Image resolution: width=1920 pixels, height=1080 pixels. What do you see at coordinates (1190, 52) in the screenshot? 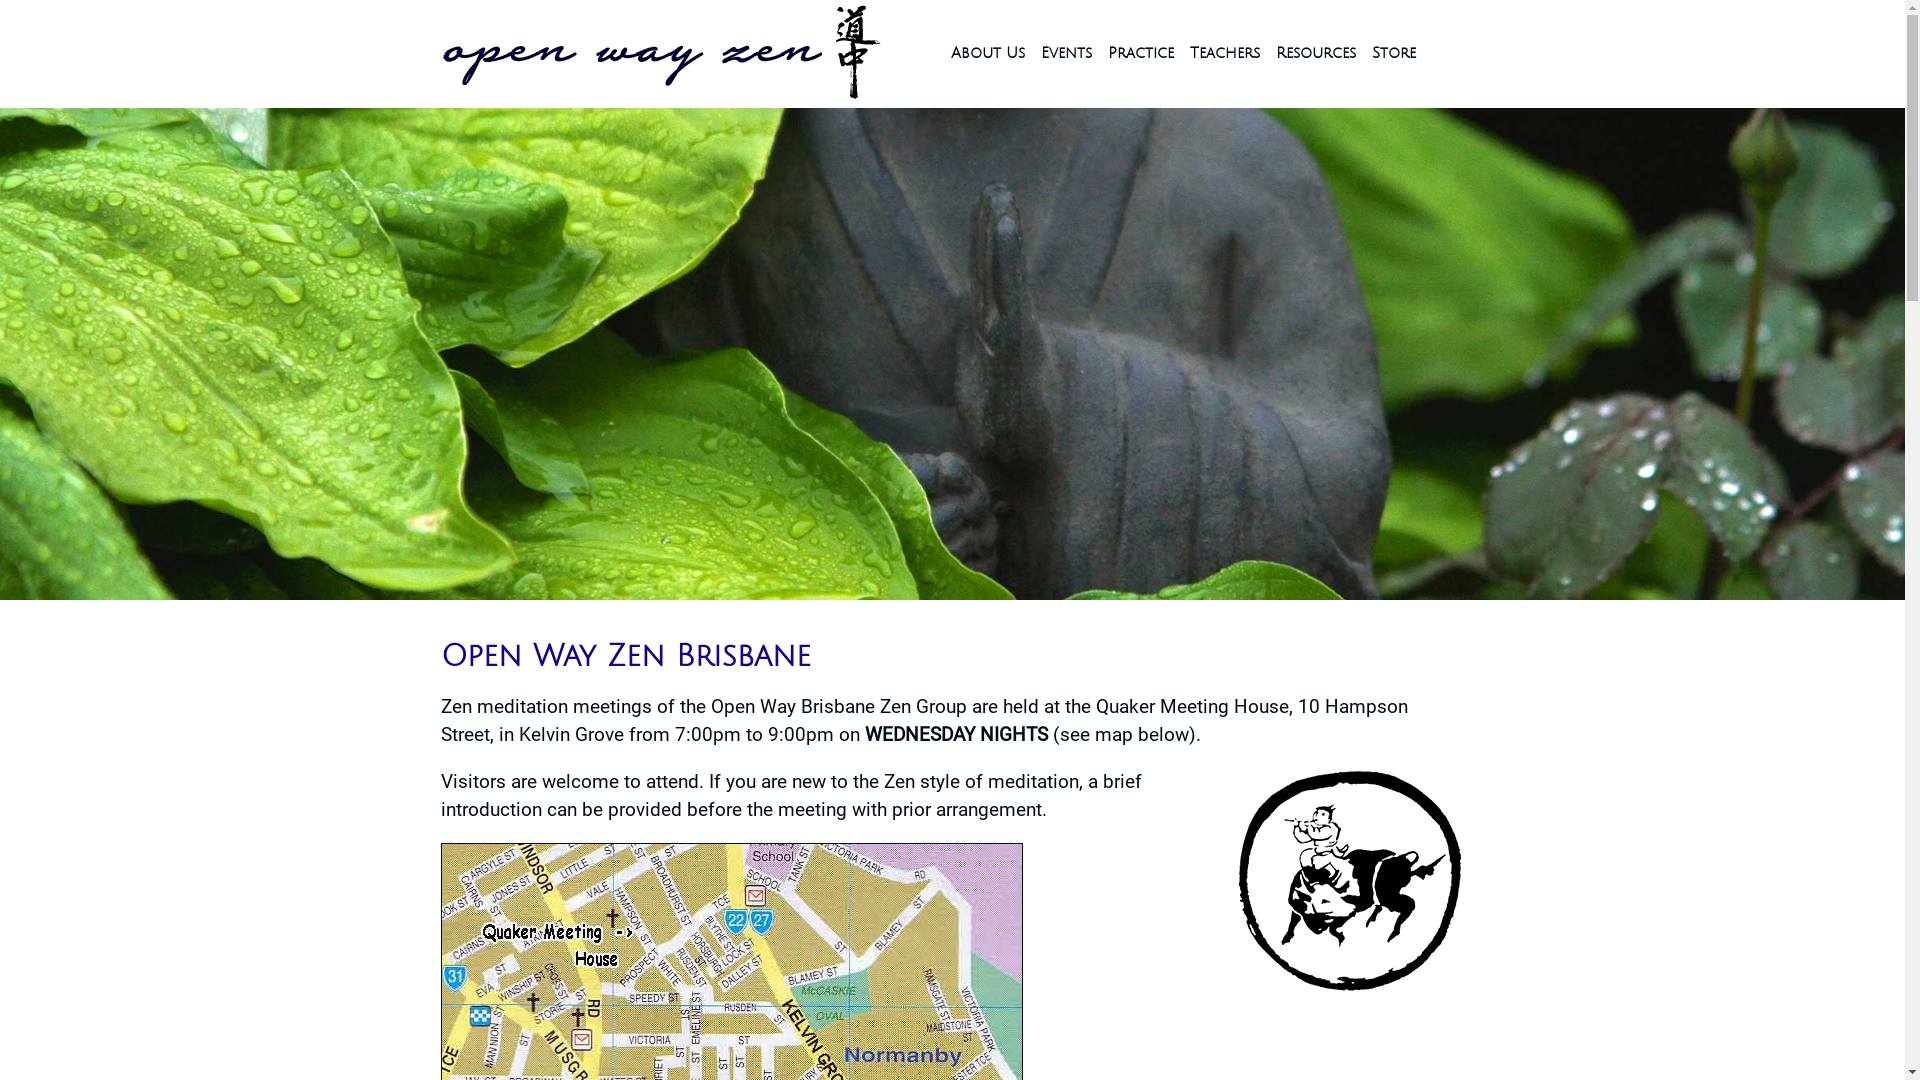
I see `'Teachers'` at bounding box center [1190, 52].